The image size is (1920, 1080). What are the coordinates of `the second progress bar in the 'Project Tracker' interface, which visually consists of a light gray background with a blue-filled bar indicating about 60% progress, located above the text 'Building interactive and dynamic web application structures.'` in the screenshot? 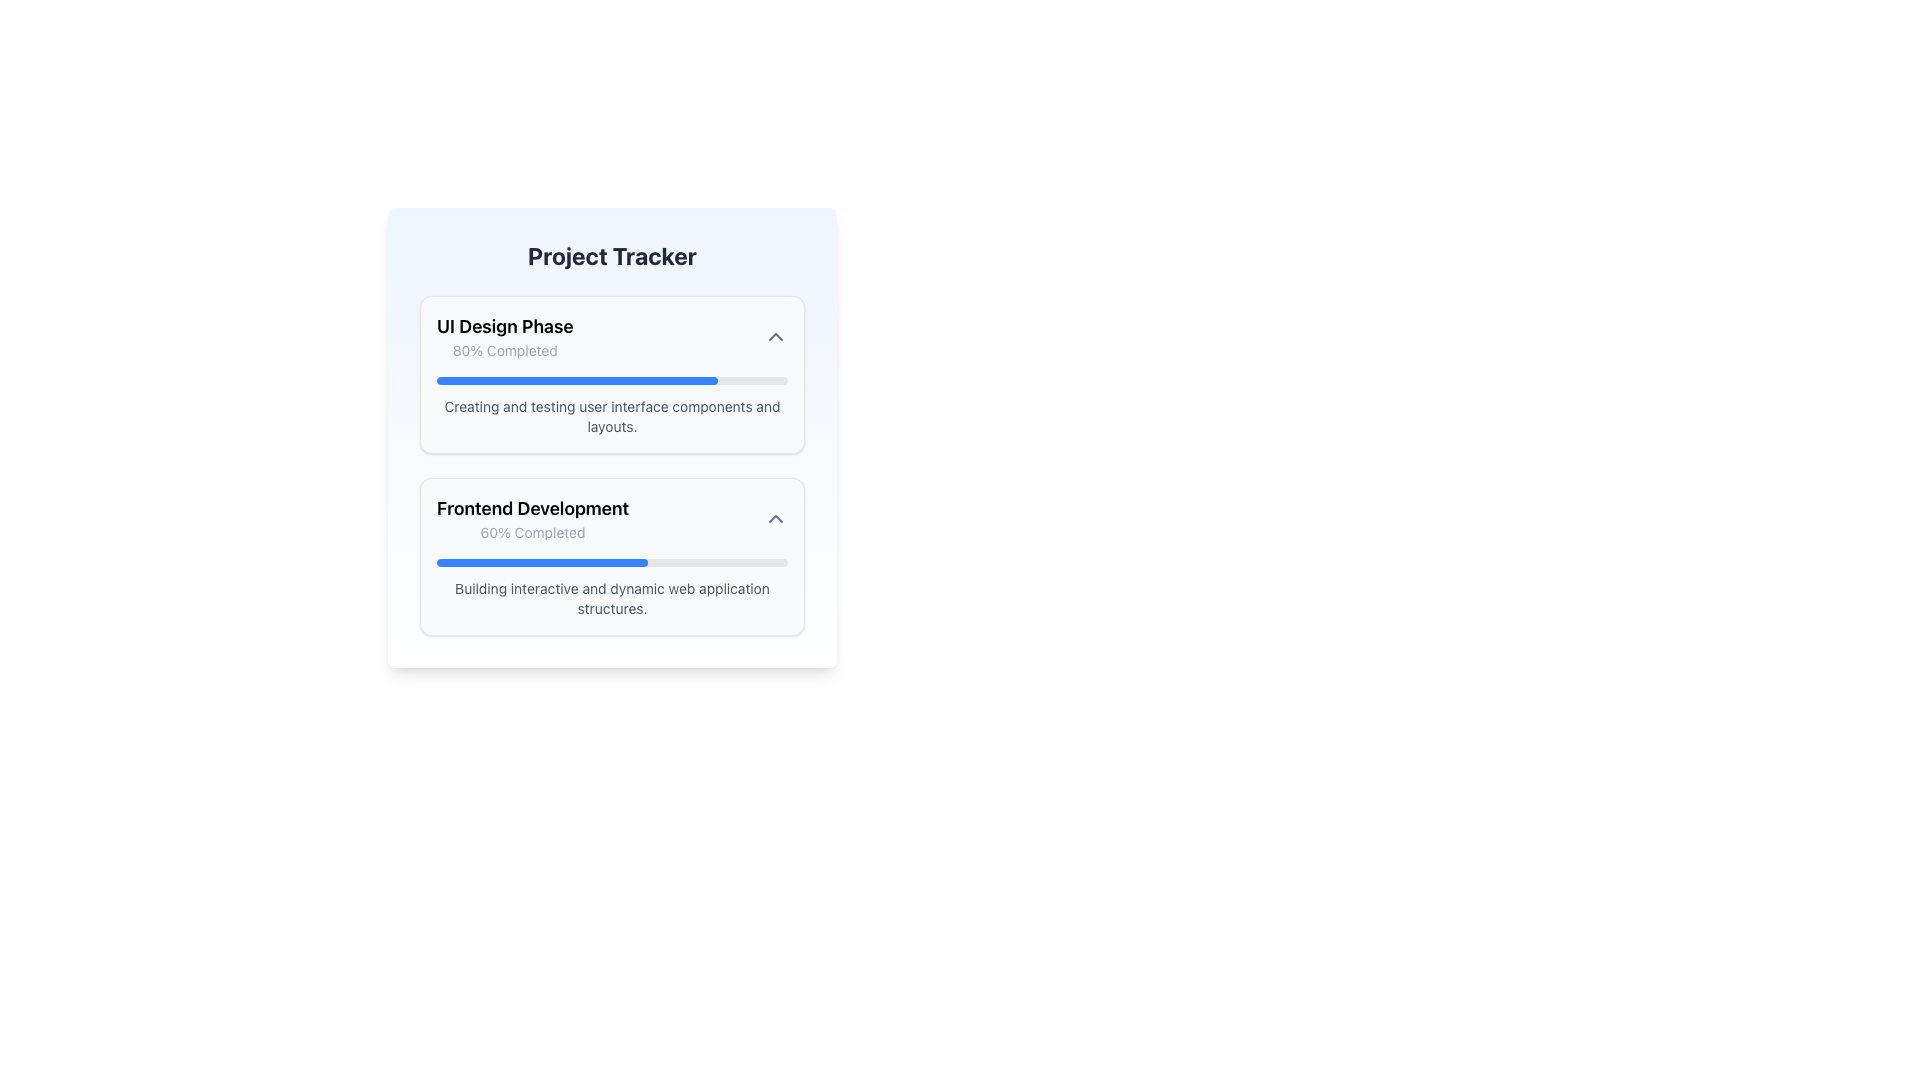 It's located at (611, 563).